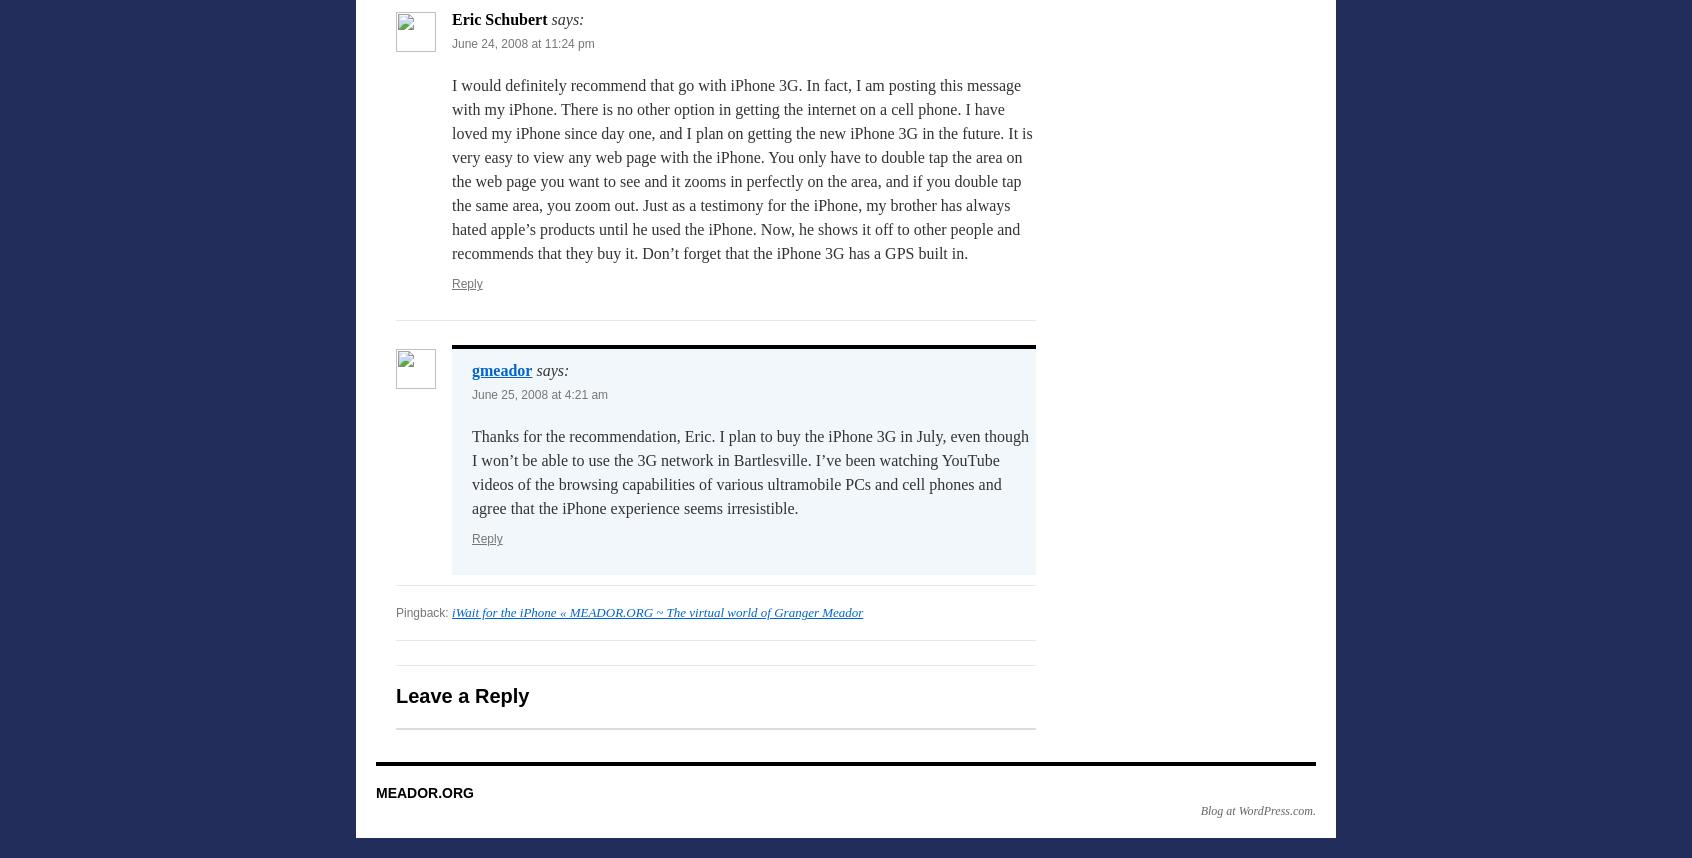 Image resolution: width=1692 pixels, height=858 pixels. What do you see at coordinates (1258, 810) in the screenshot?
I see `'Blog at WordPress.com.'` at bounding box center [1258, 810].